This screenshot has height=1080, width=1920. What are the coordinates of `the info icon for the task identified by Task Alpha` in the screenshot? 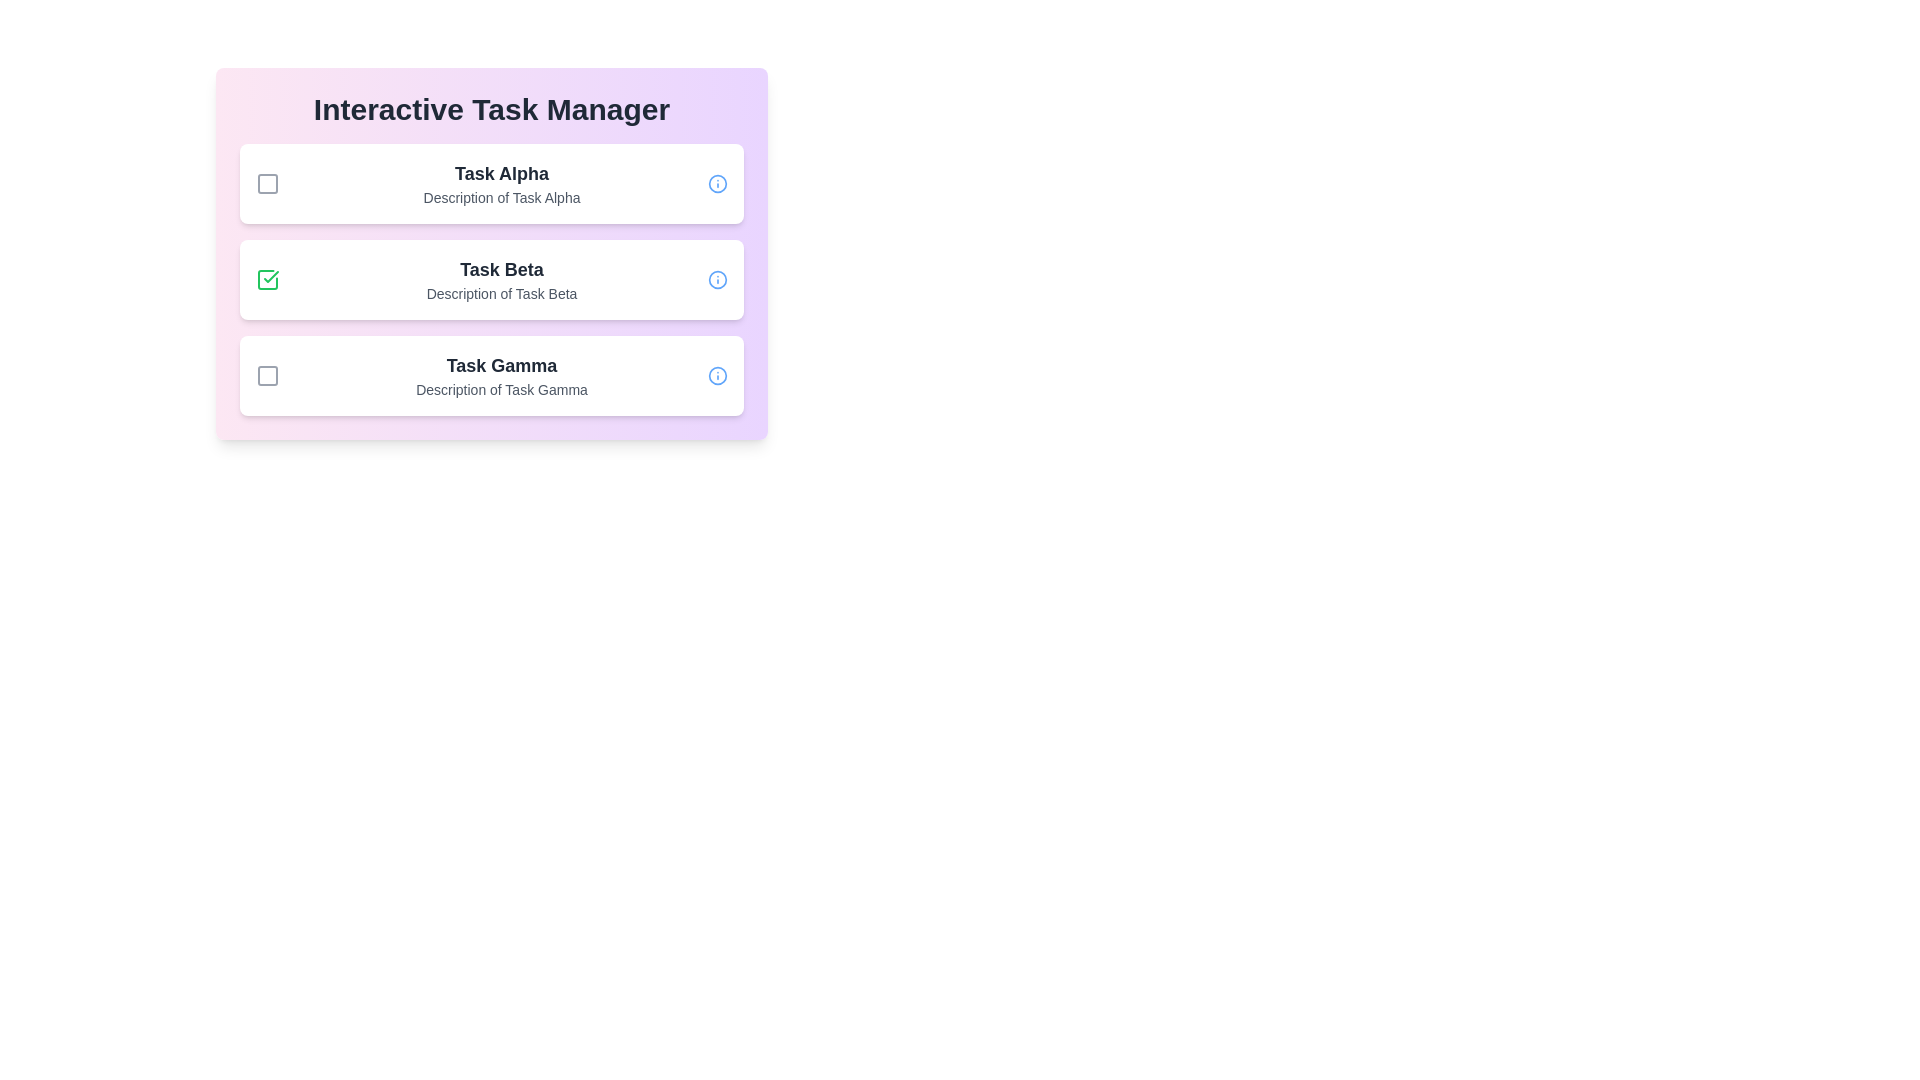 It's located at (718, 184).